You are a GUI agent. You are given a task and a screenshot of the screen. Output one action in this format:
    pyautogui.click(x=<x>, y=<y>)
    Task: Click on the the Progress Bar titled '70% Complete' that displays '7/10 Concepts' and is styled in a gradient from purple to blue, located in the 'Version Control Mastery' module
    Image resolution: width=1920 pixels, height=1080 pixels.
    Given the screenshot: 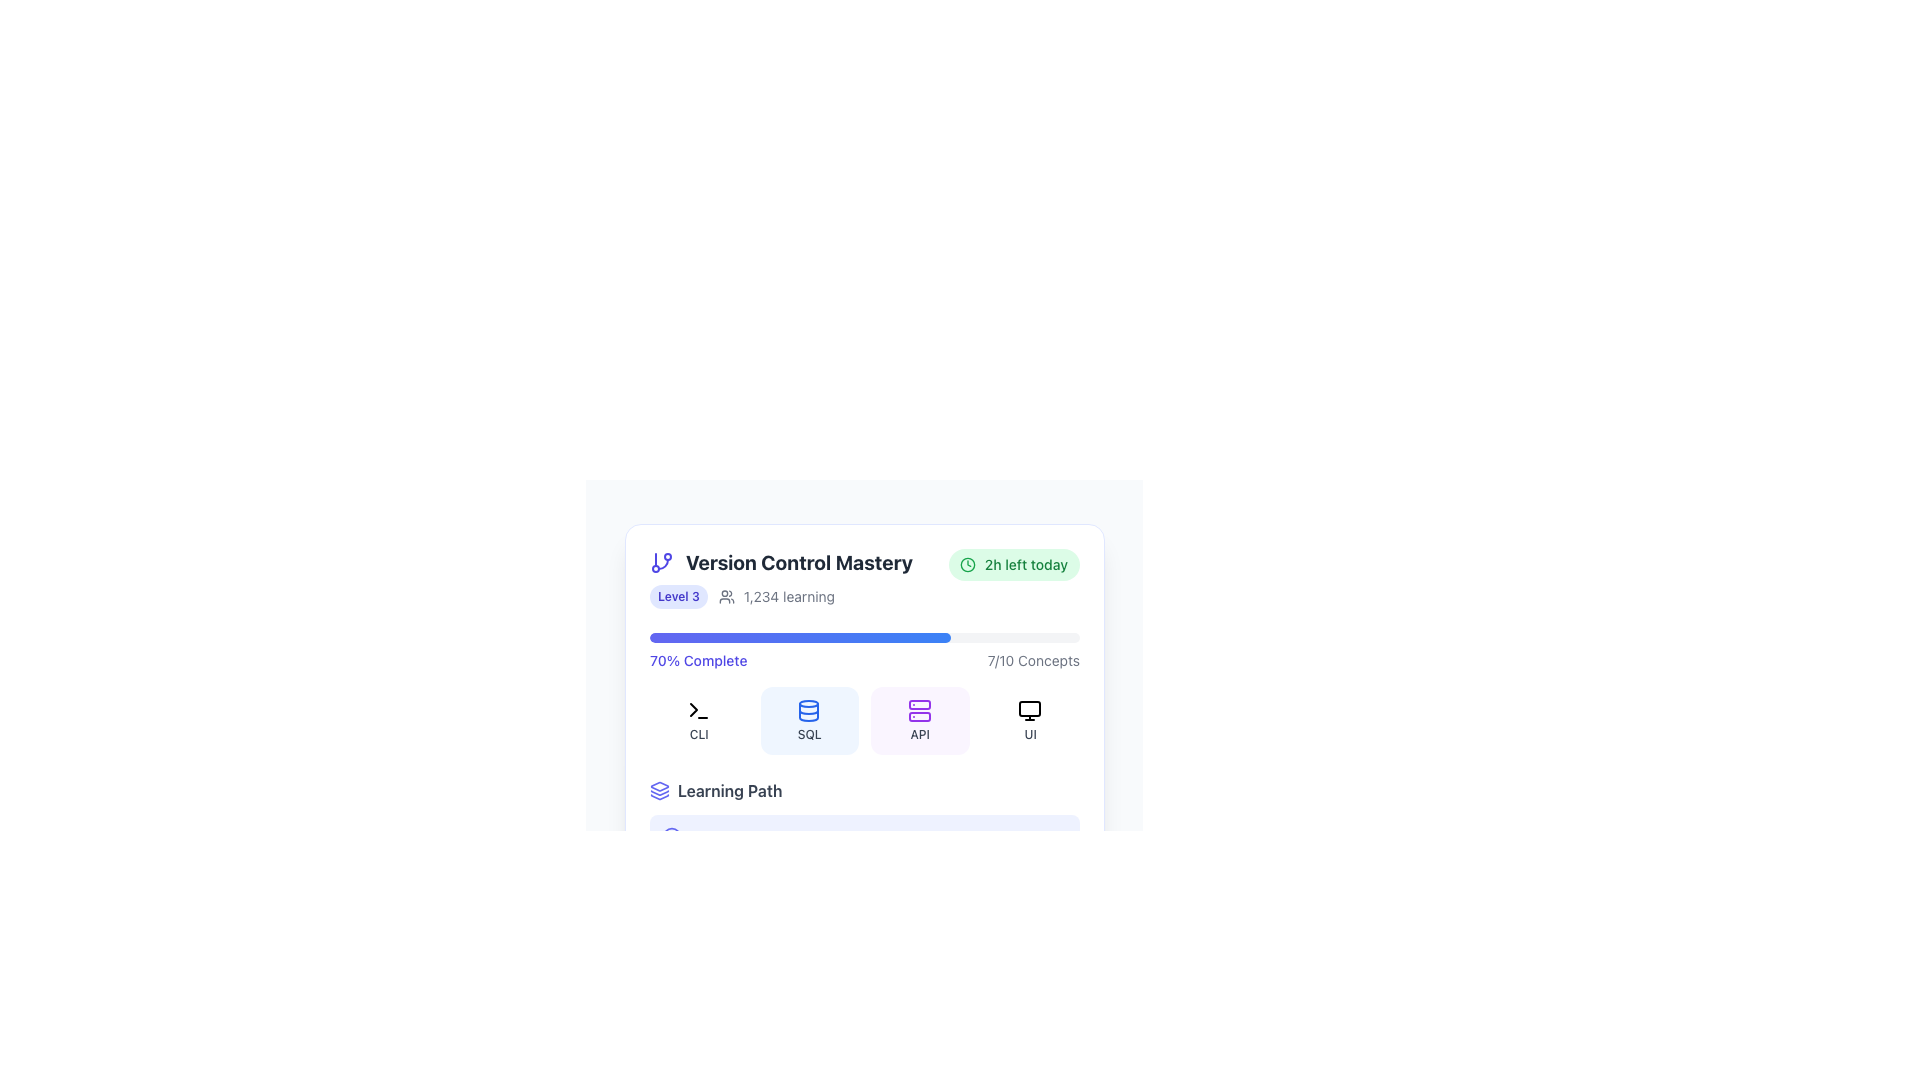 What is the action you would take?
    pyautogui.click(x=864, y=643)
    